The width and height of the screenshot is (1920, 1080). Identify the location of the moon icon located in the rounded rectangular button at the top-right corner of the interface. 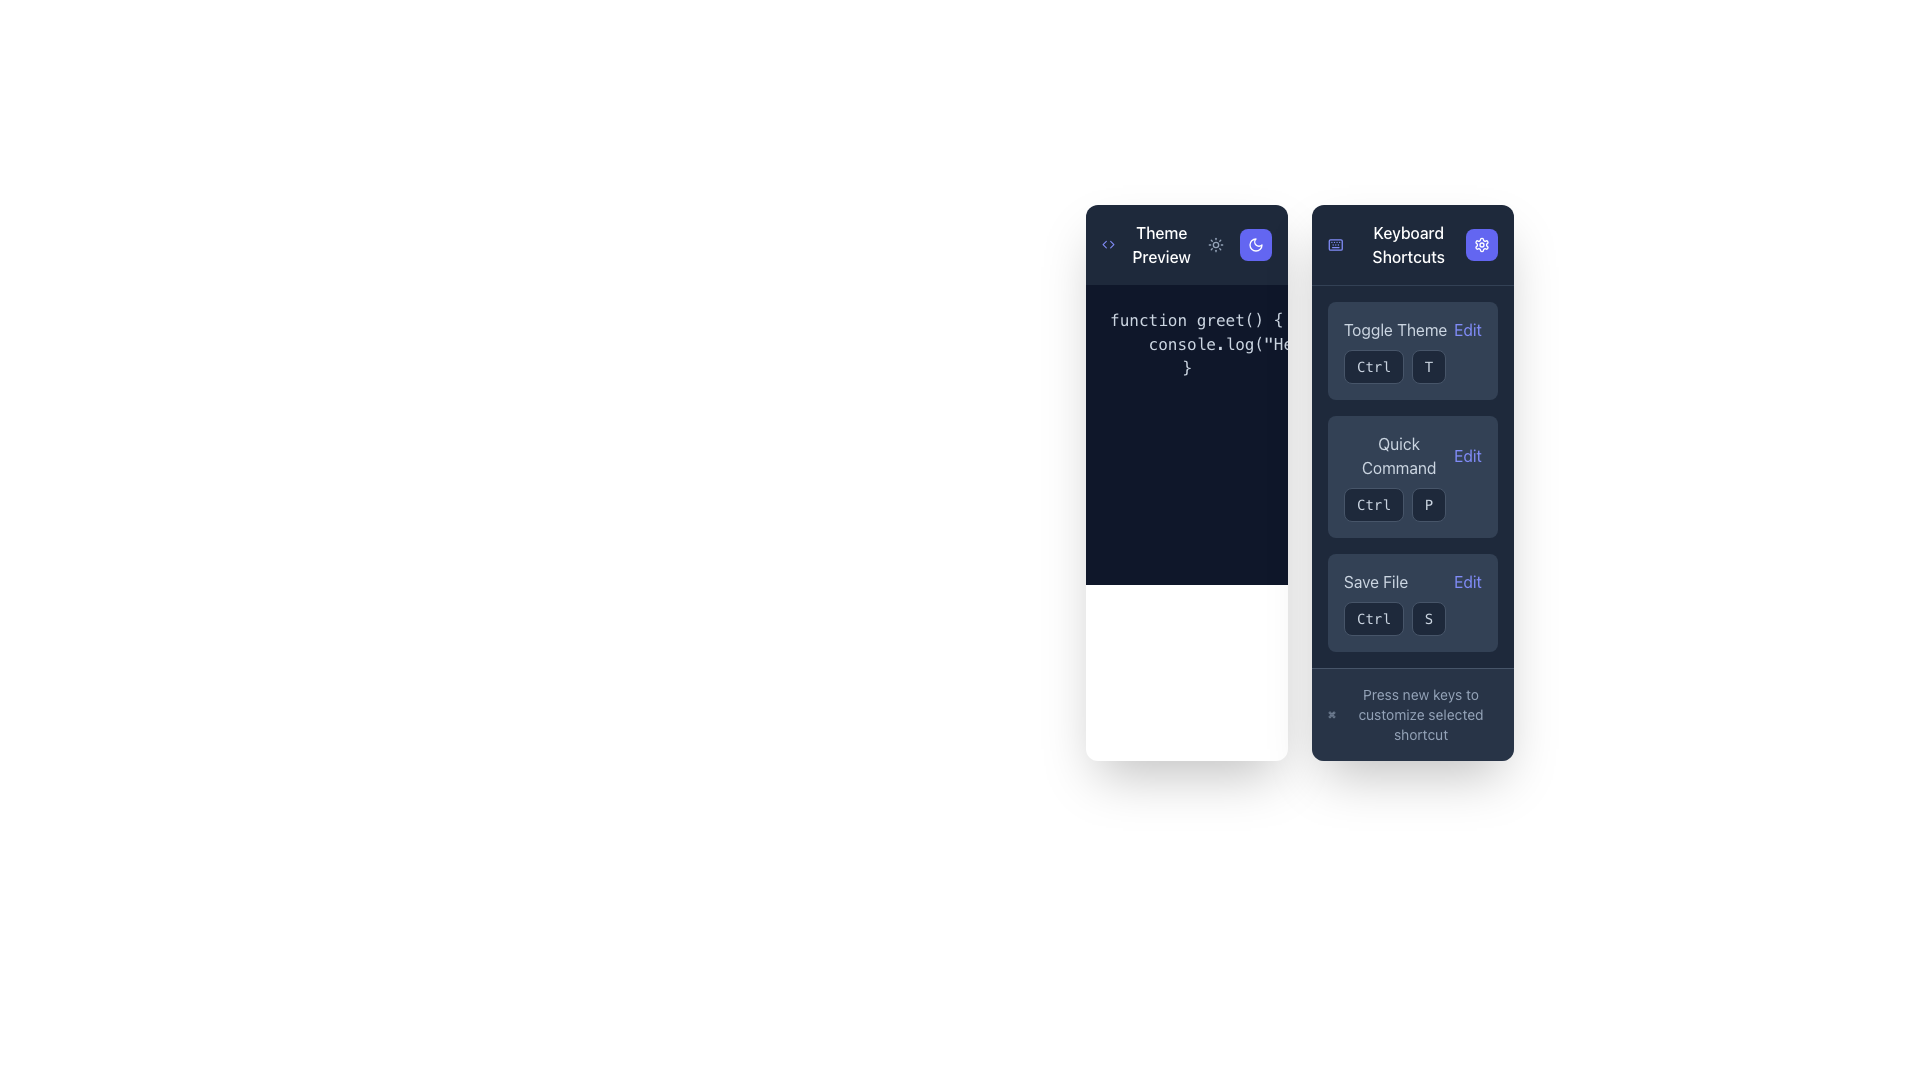
(1255, 244).